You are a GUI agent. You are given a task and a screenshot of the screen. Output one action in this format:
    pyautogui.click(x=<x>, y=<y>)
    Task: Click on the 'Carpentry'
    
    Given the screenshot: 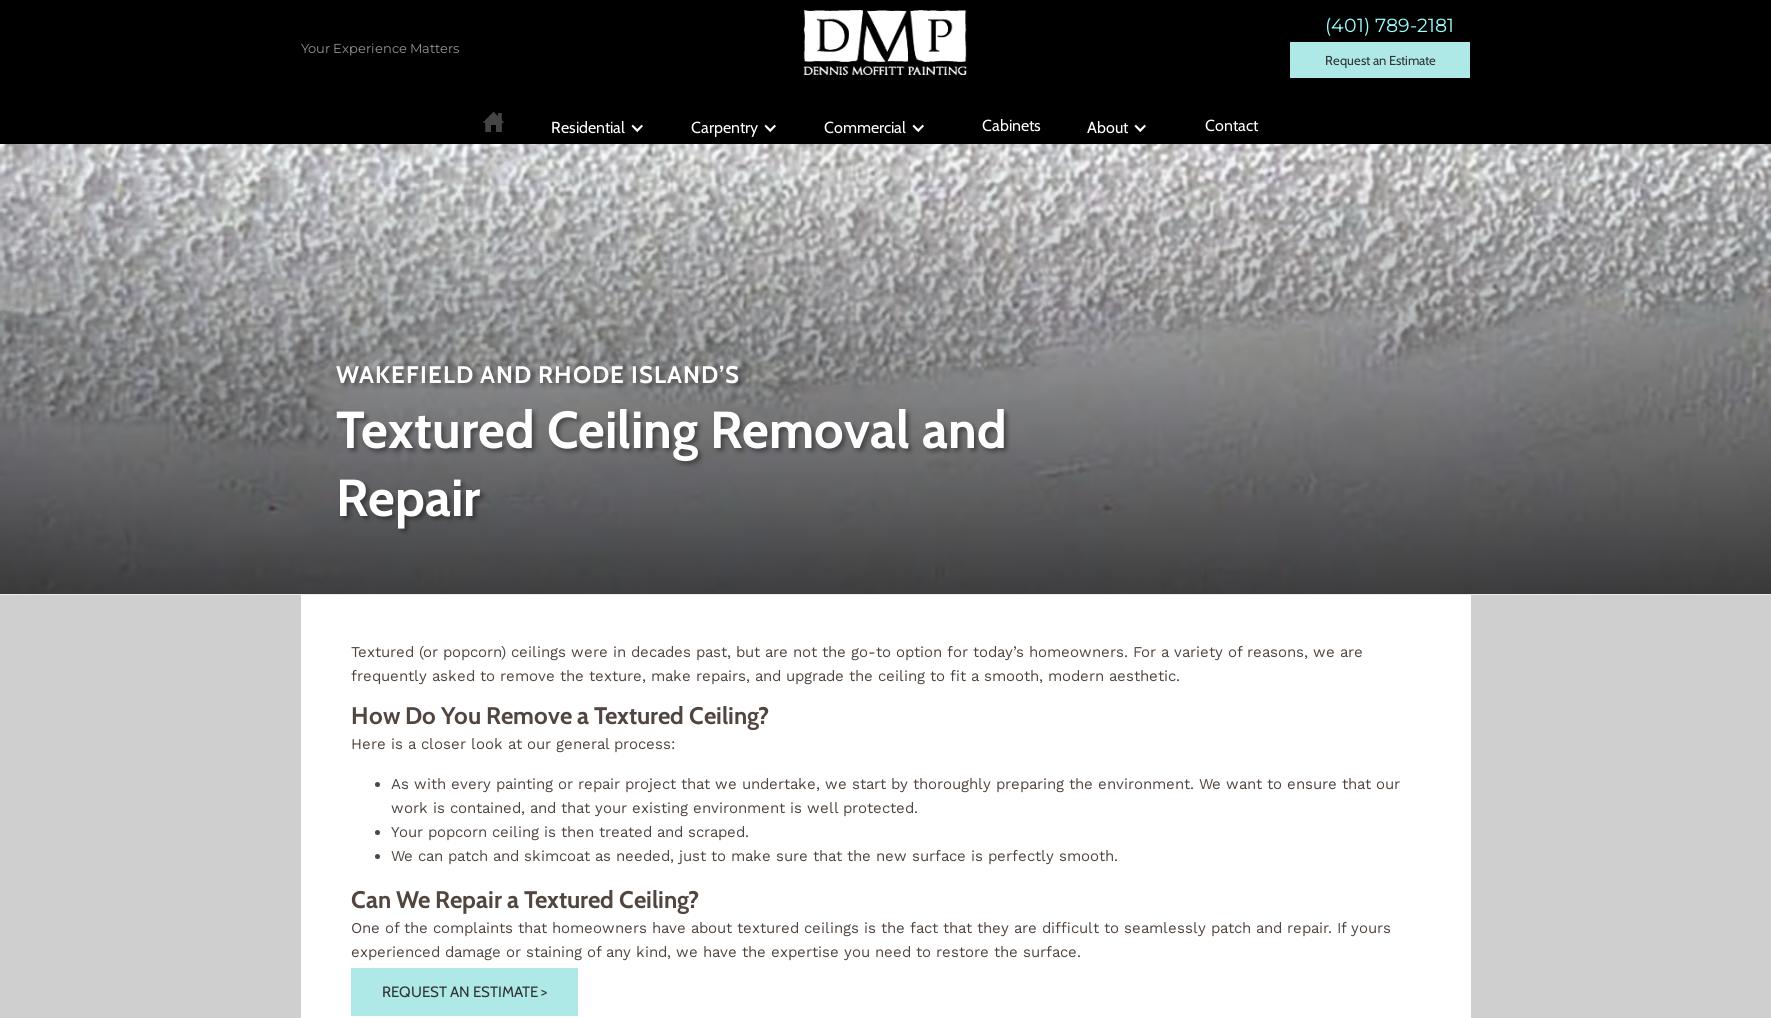 What is the action you would take?
    pyautogui.click(x=723, y=126)
    